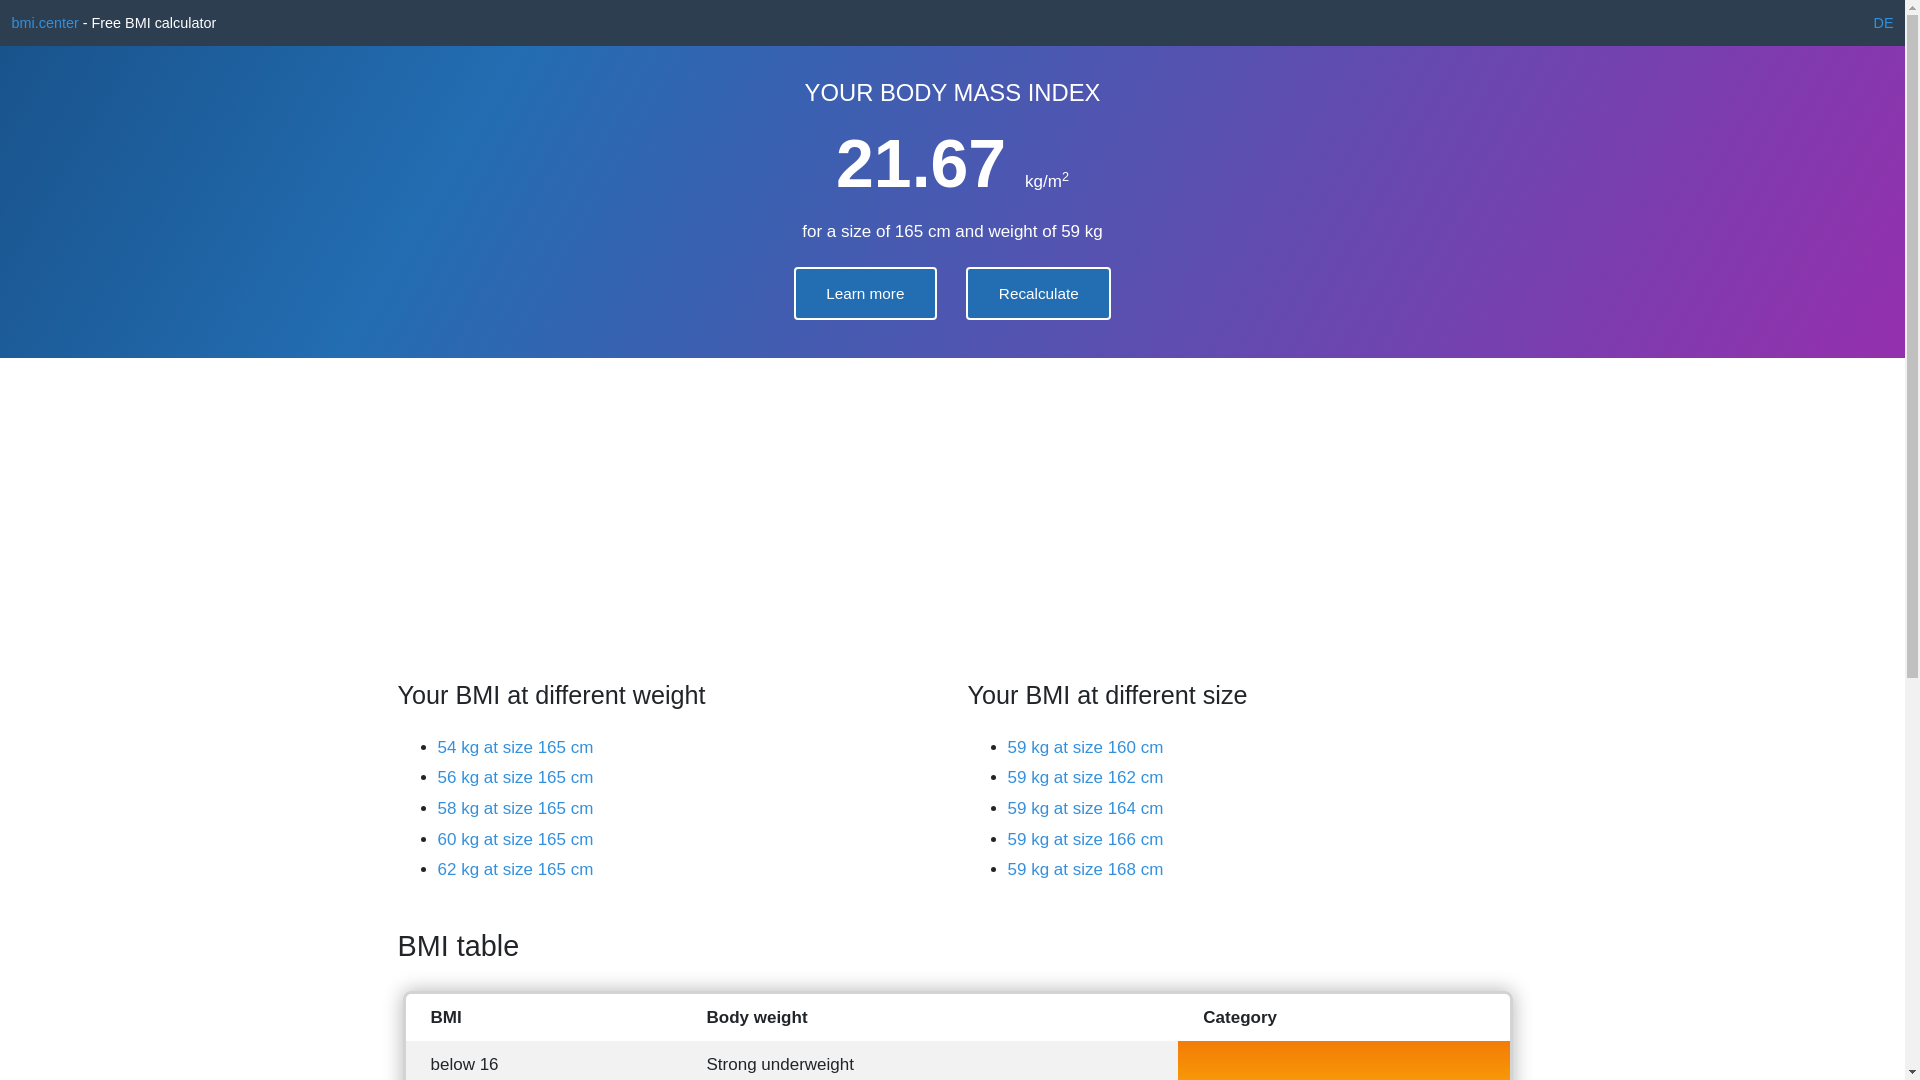 The image size is (1920, 1080). What do you see at coordinates (436, 747) in the screenshot?
I see `'54 kg at size 165 cm'` at bounding box center [436, 747].